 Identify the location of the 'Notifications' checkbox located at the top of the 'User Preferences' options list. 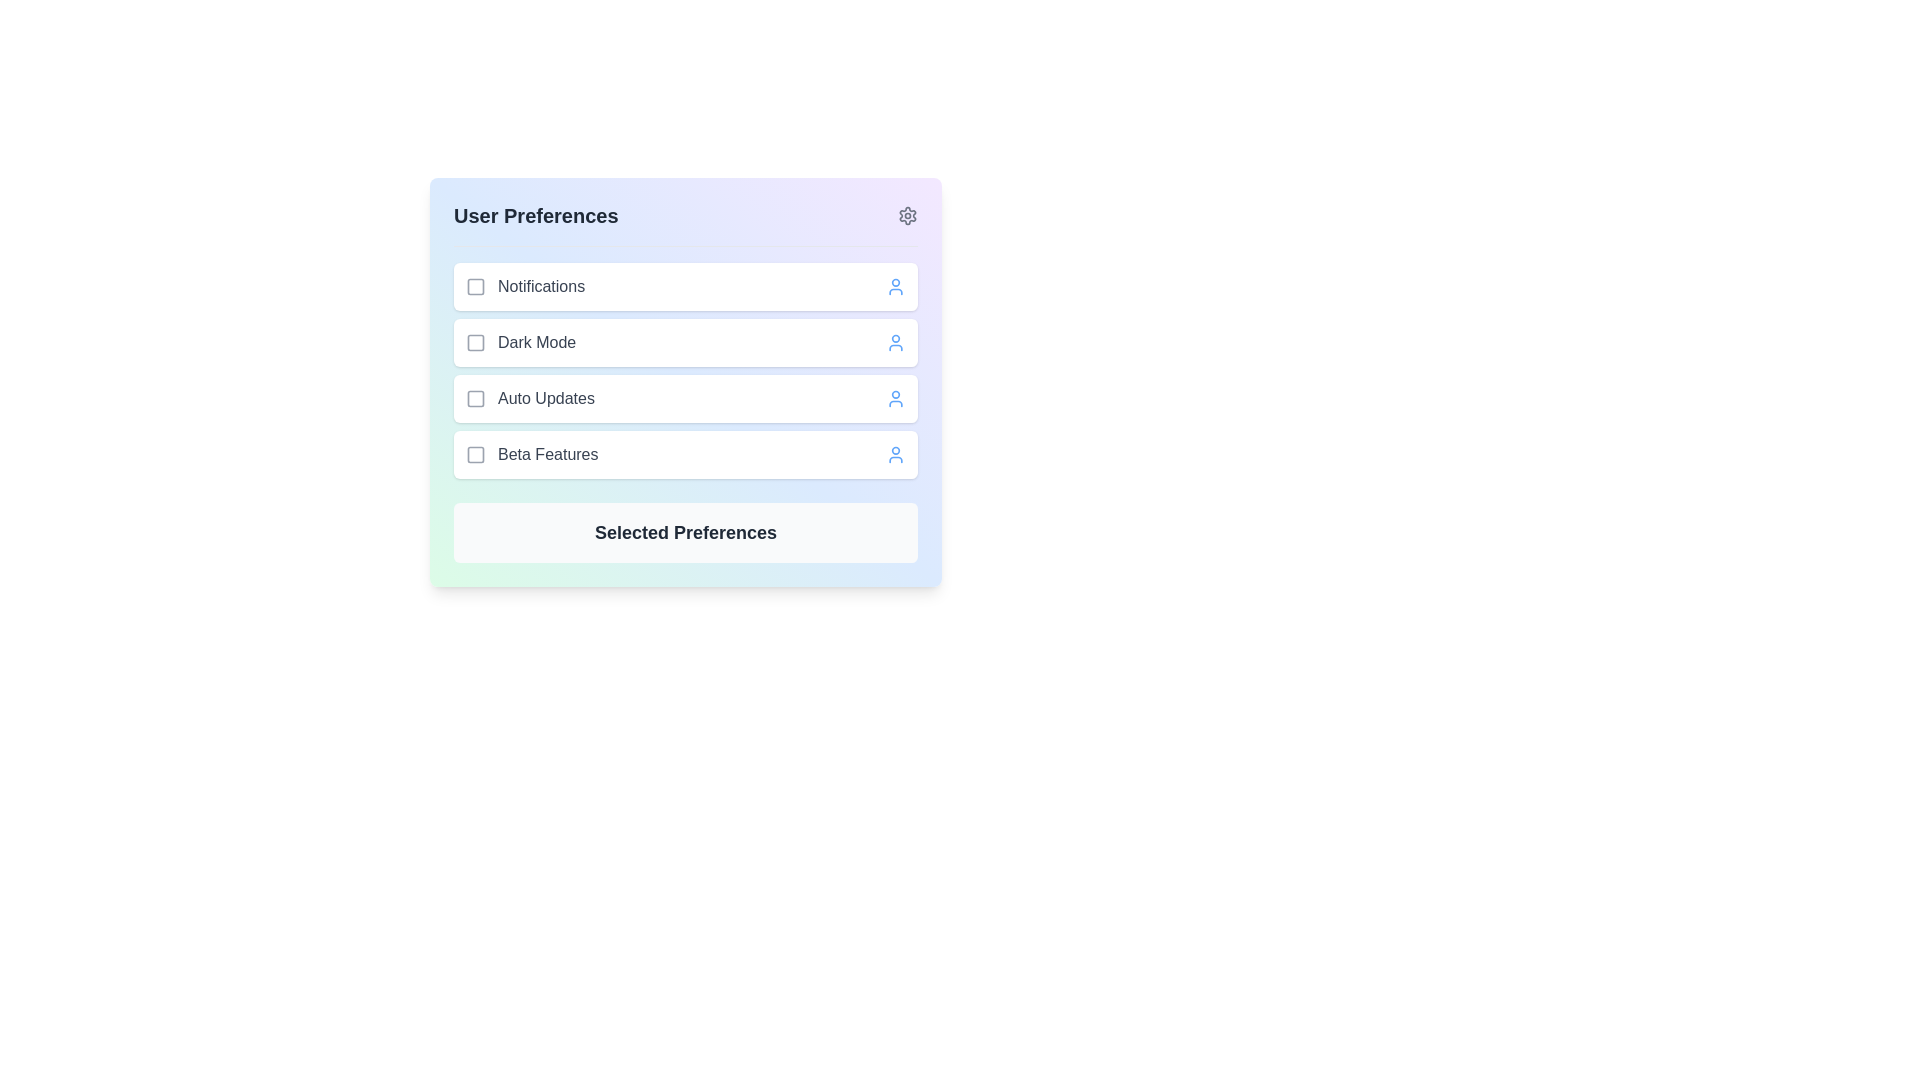
(525, 286).